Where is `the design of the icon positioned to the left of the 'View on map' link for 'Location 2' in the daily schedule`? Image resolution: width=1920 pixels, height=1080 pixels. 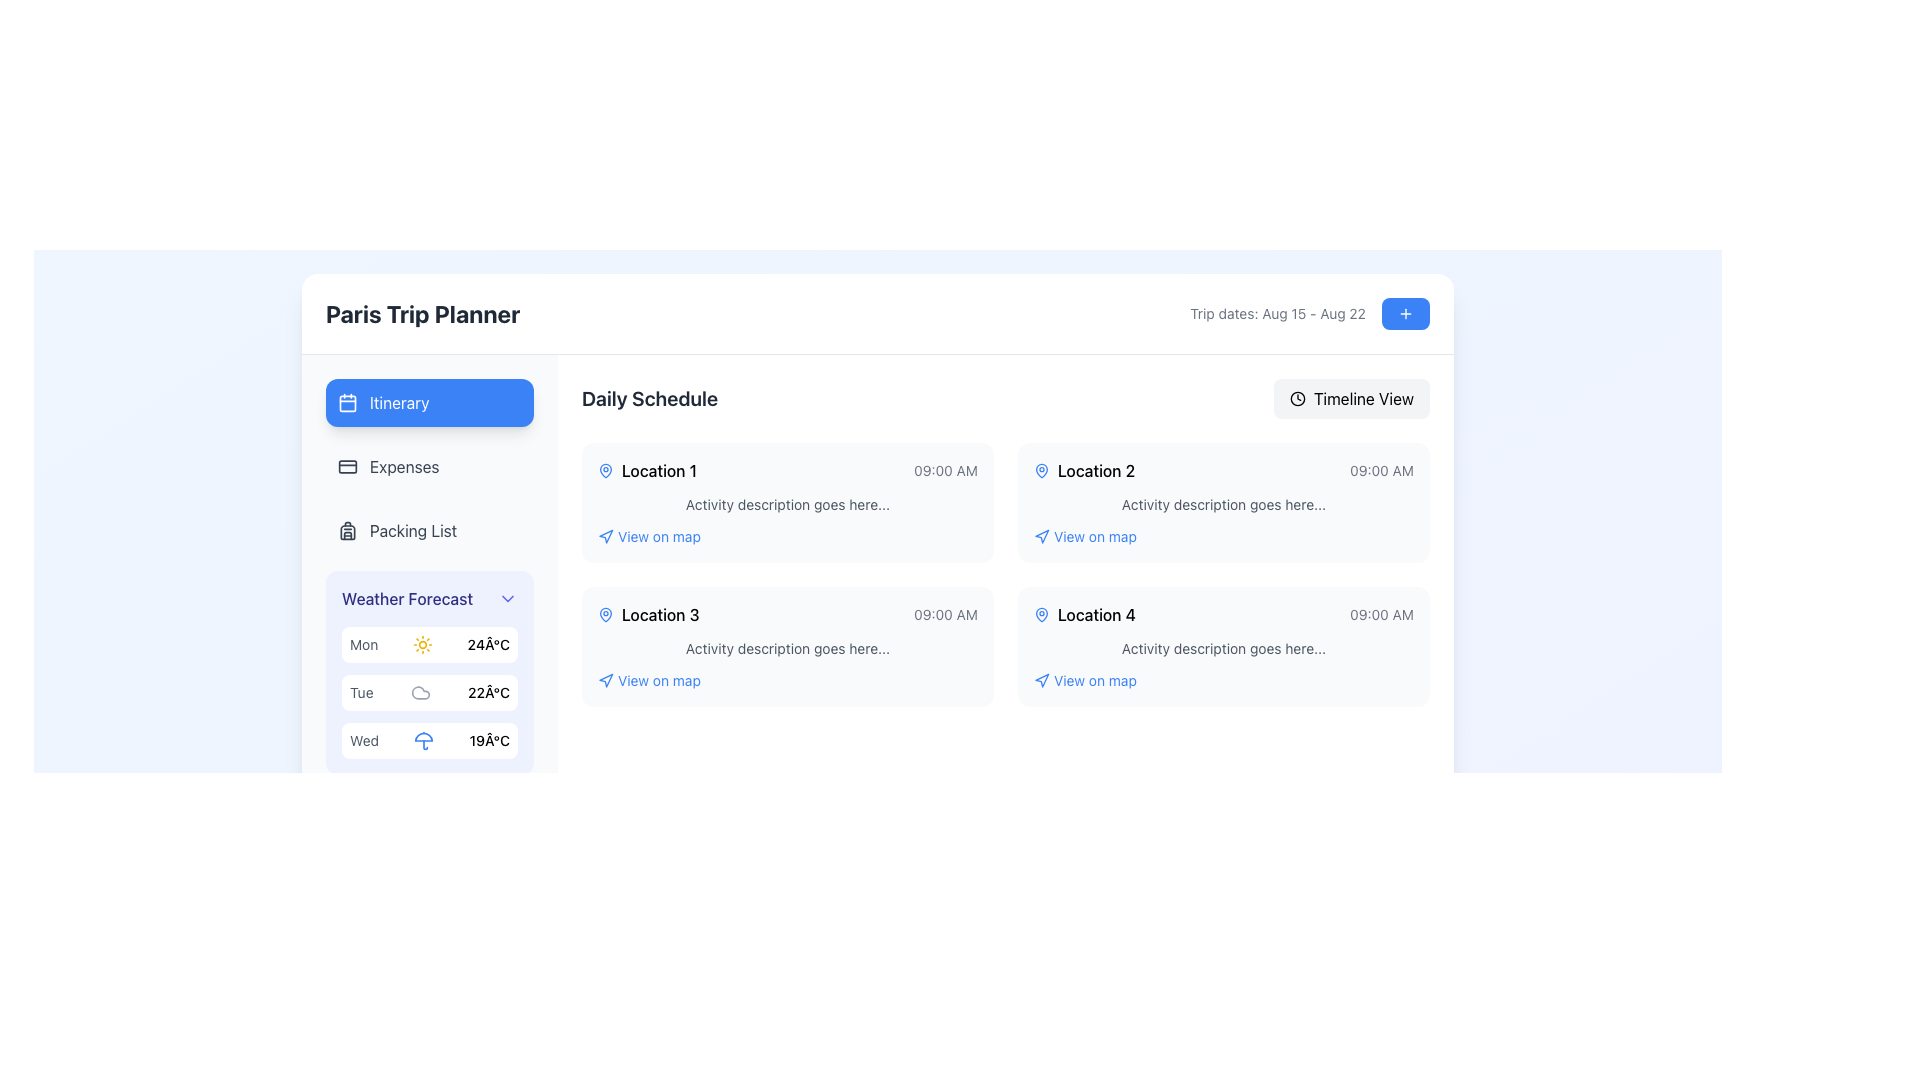 the design of the icon positioned to the left of the 'View on map' link for 'Location 2' in the daily schedule is located at coordinates (1041, 535).